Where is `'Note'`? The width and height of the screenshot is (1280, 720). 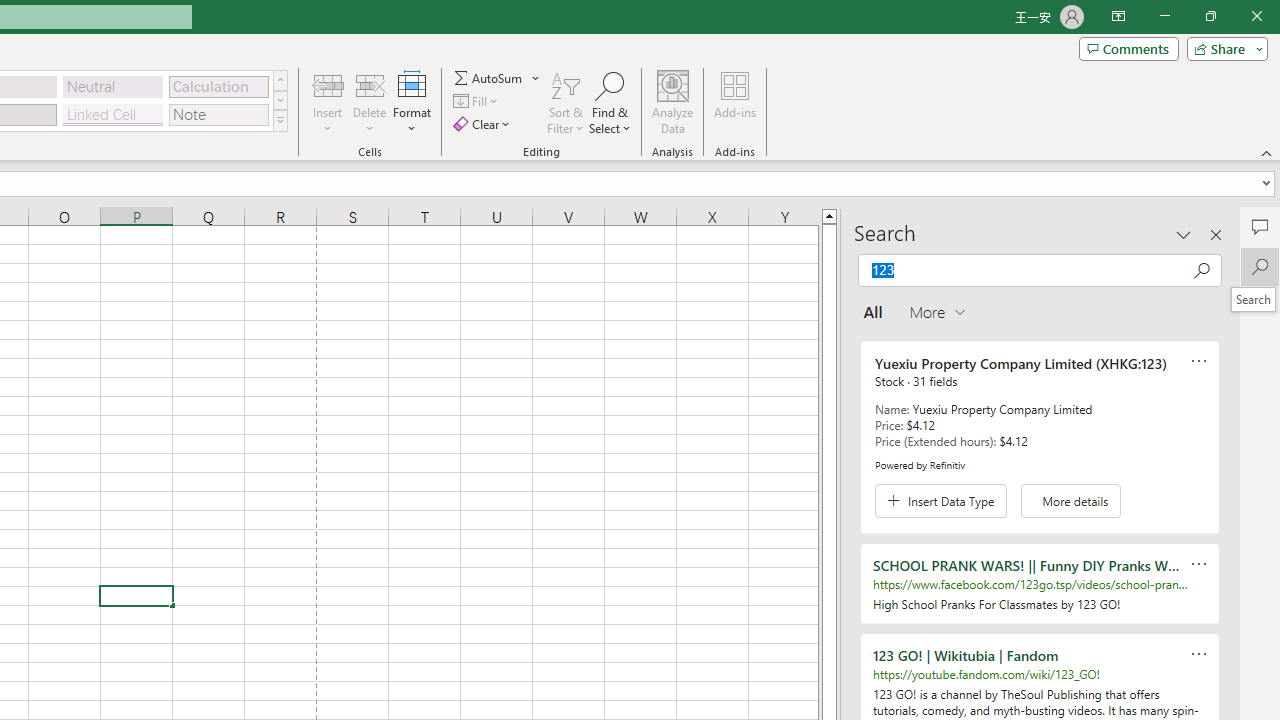 'Note' is located at coordinates (218, 114).